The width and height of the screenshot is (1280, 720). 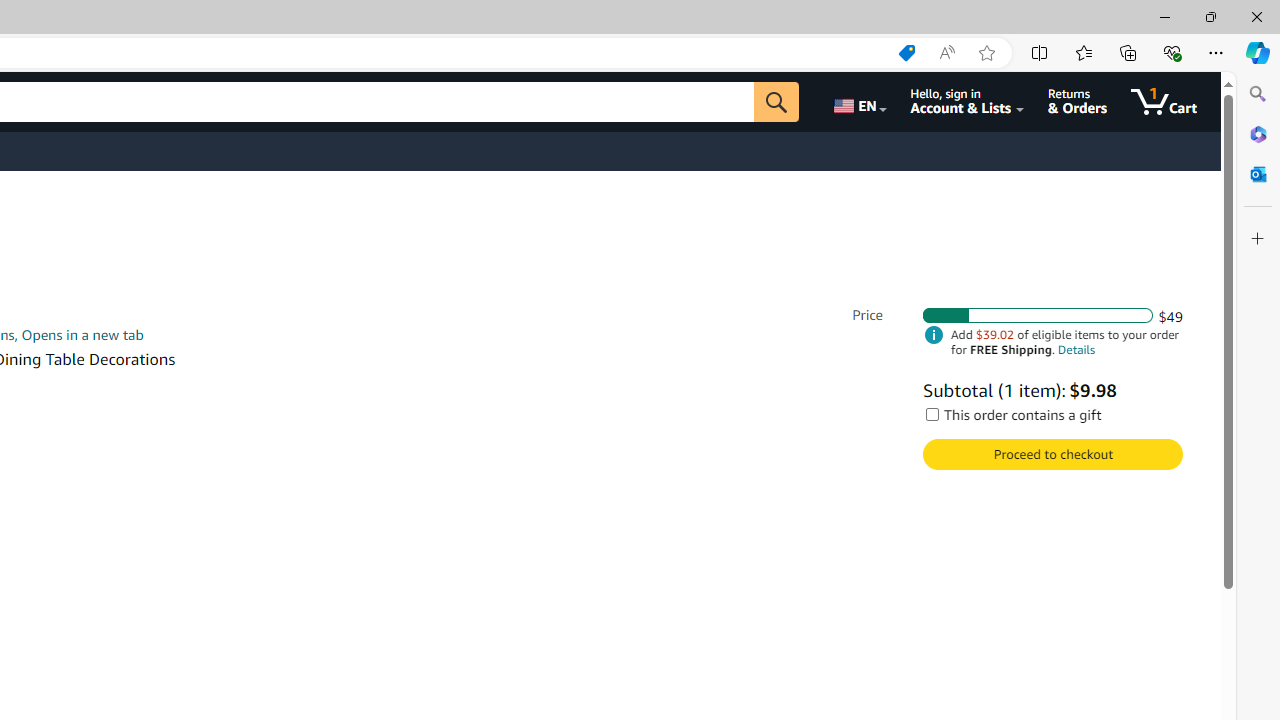 What do you see at coordinates (1051, 454) in the screenshot?
I see `'Proceed to checkout Check out Amazon Cart'` at bounding box center [1051, 454].